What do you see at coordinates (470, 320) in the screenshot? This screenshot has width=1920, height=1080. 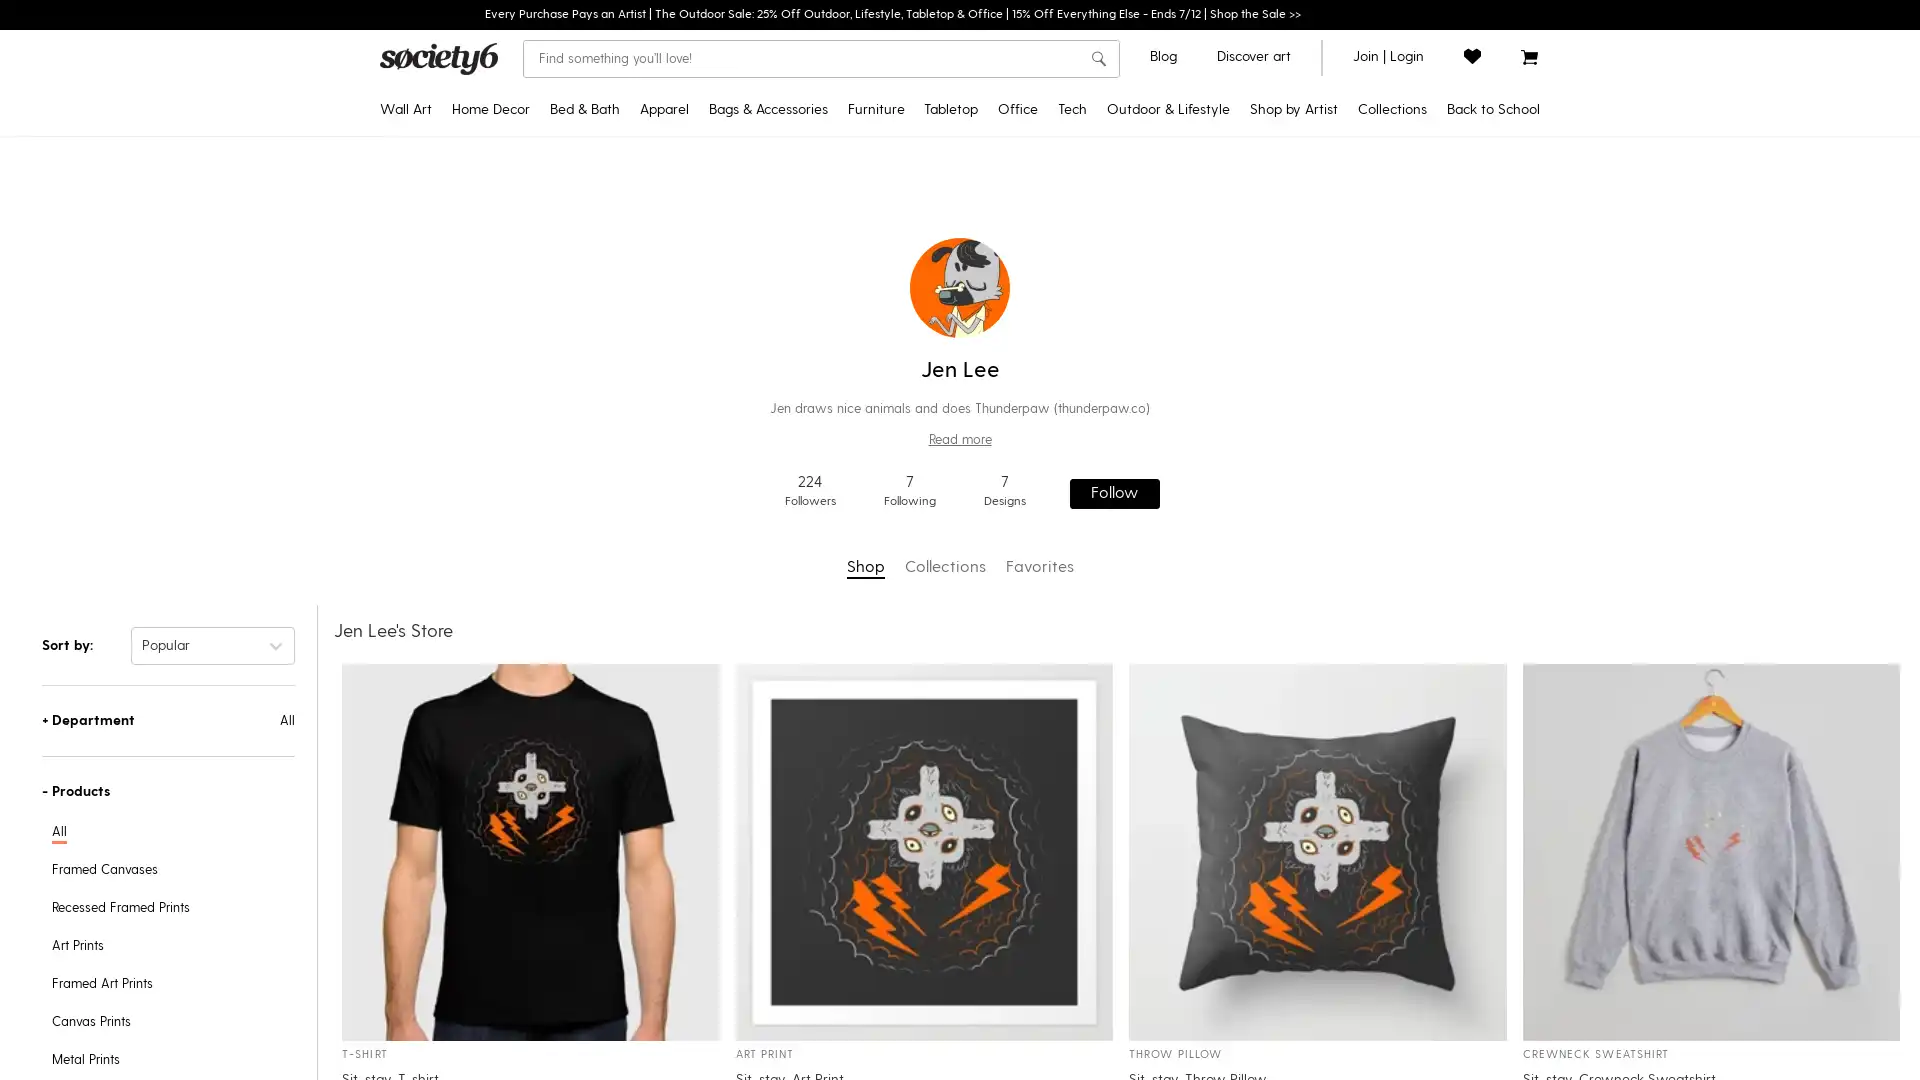 I see `Tapestries` at bounding box center [470, 320].